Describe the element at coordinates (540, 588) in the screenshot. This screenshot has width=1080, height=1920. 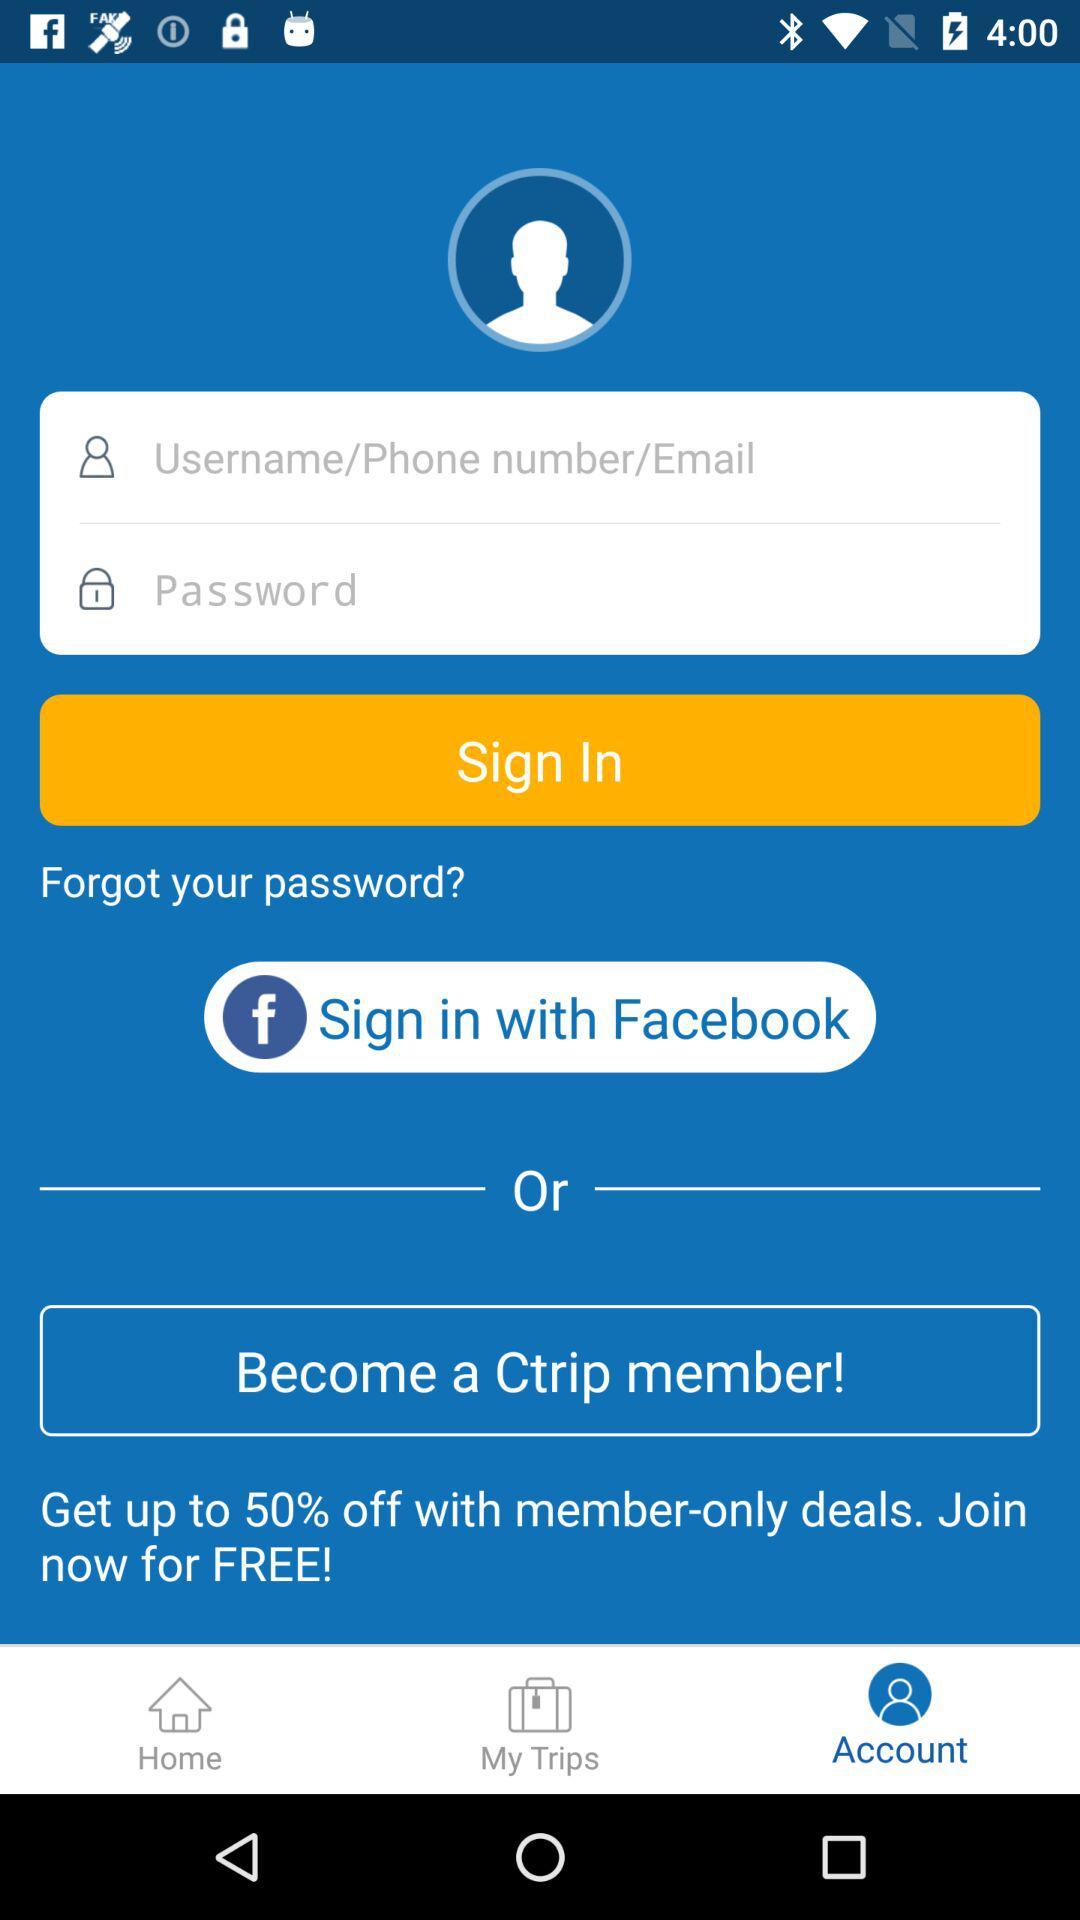
I see `password` at that location.